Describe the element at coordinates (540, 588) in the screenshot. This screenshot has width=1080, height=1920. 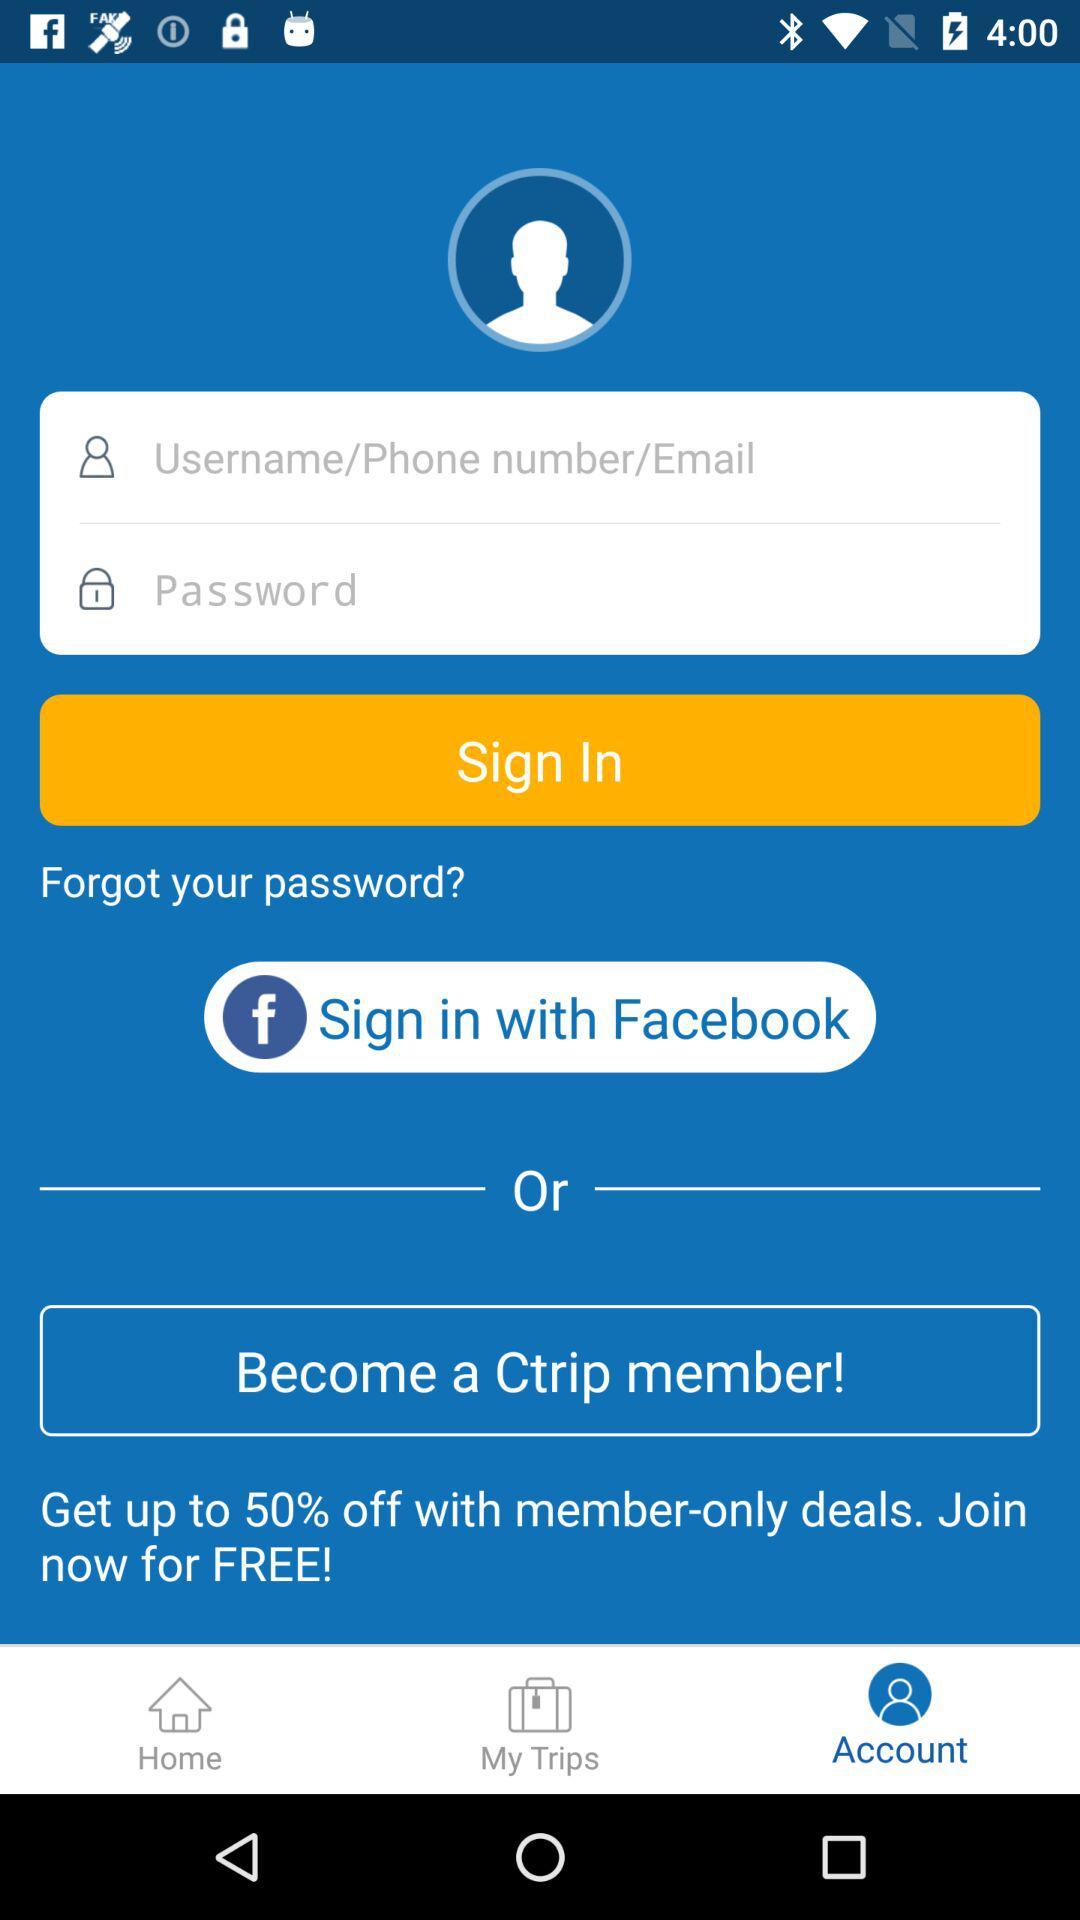
I see `password` at that location.